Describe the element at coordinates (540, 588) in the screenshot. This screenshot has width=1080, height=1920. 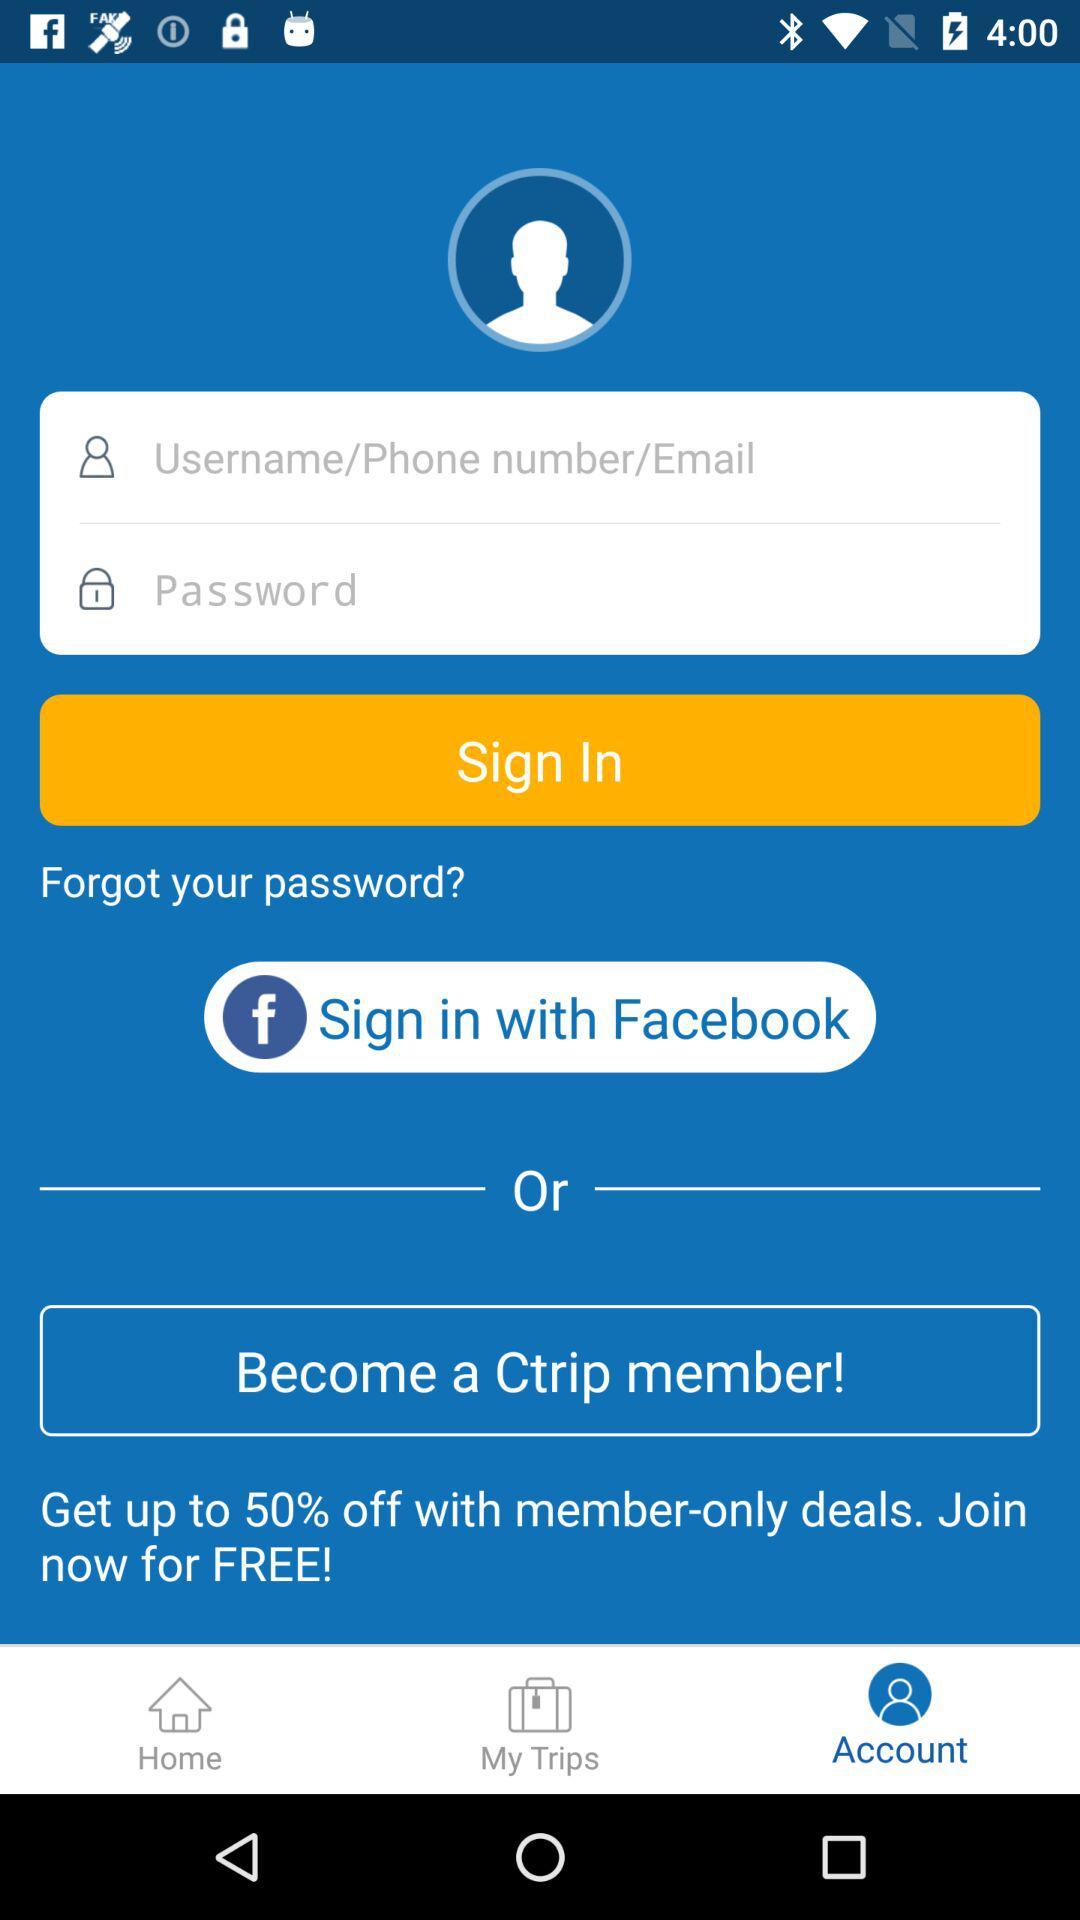
I see `password` at that location.